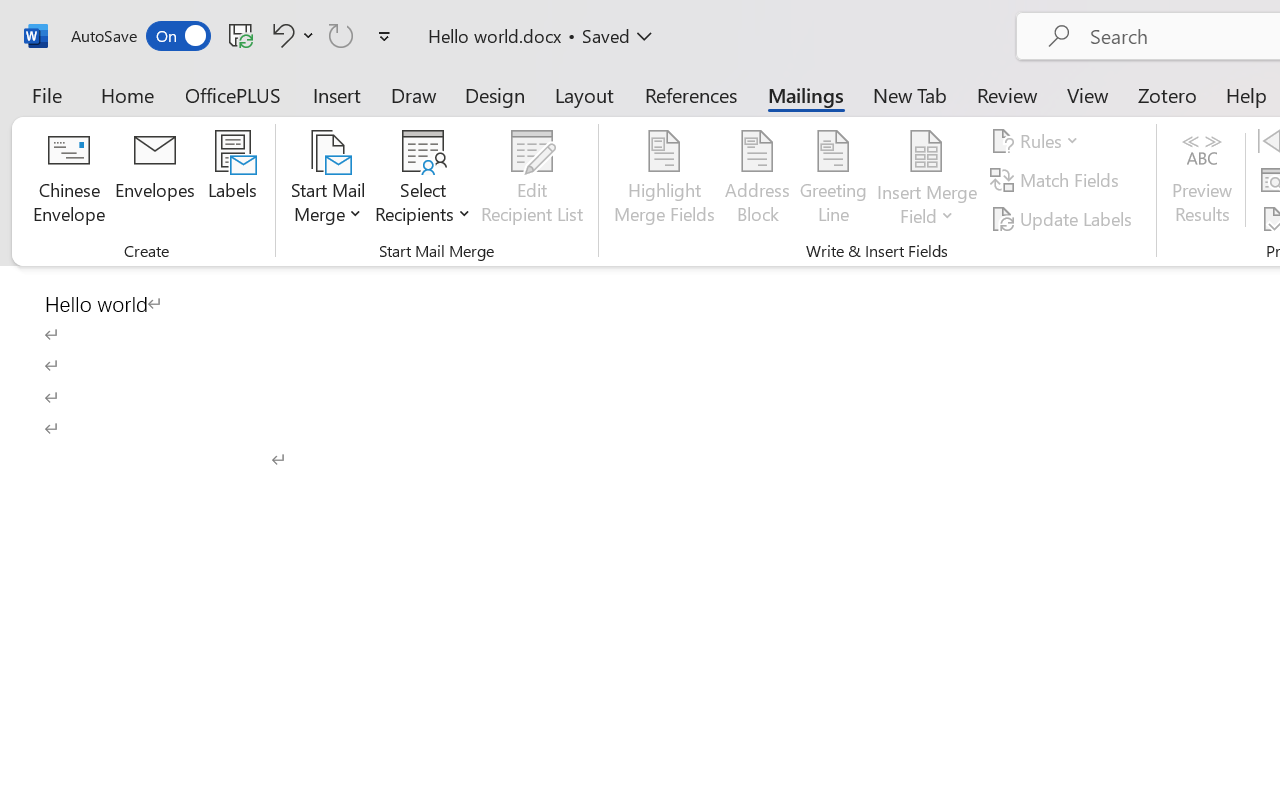  I want to click on 'File Tab', so click(46, 94).